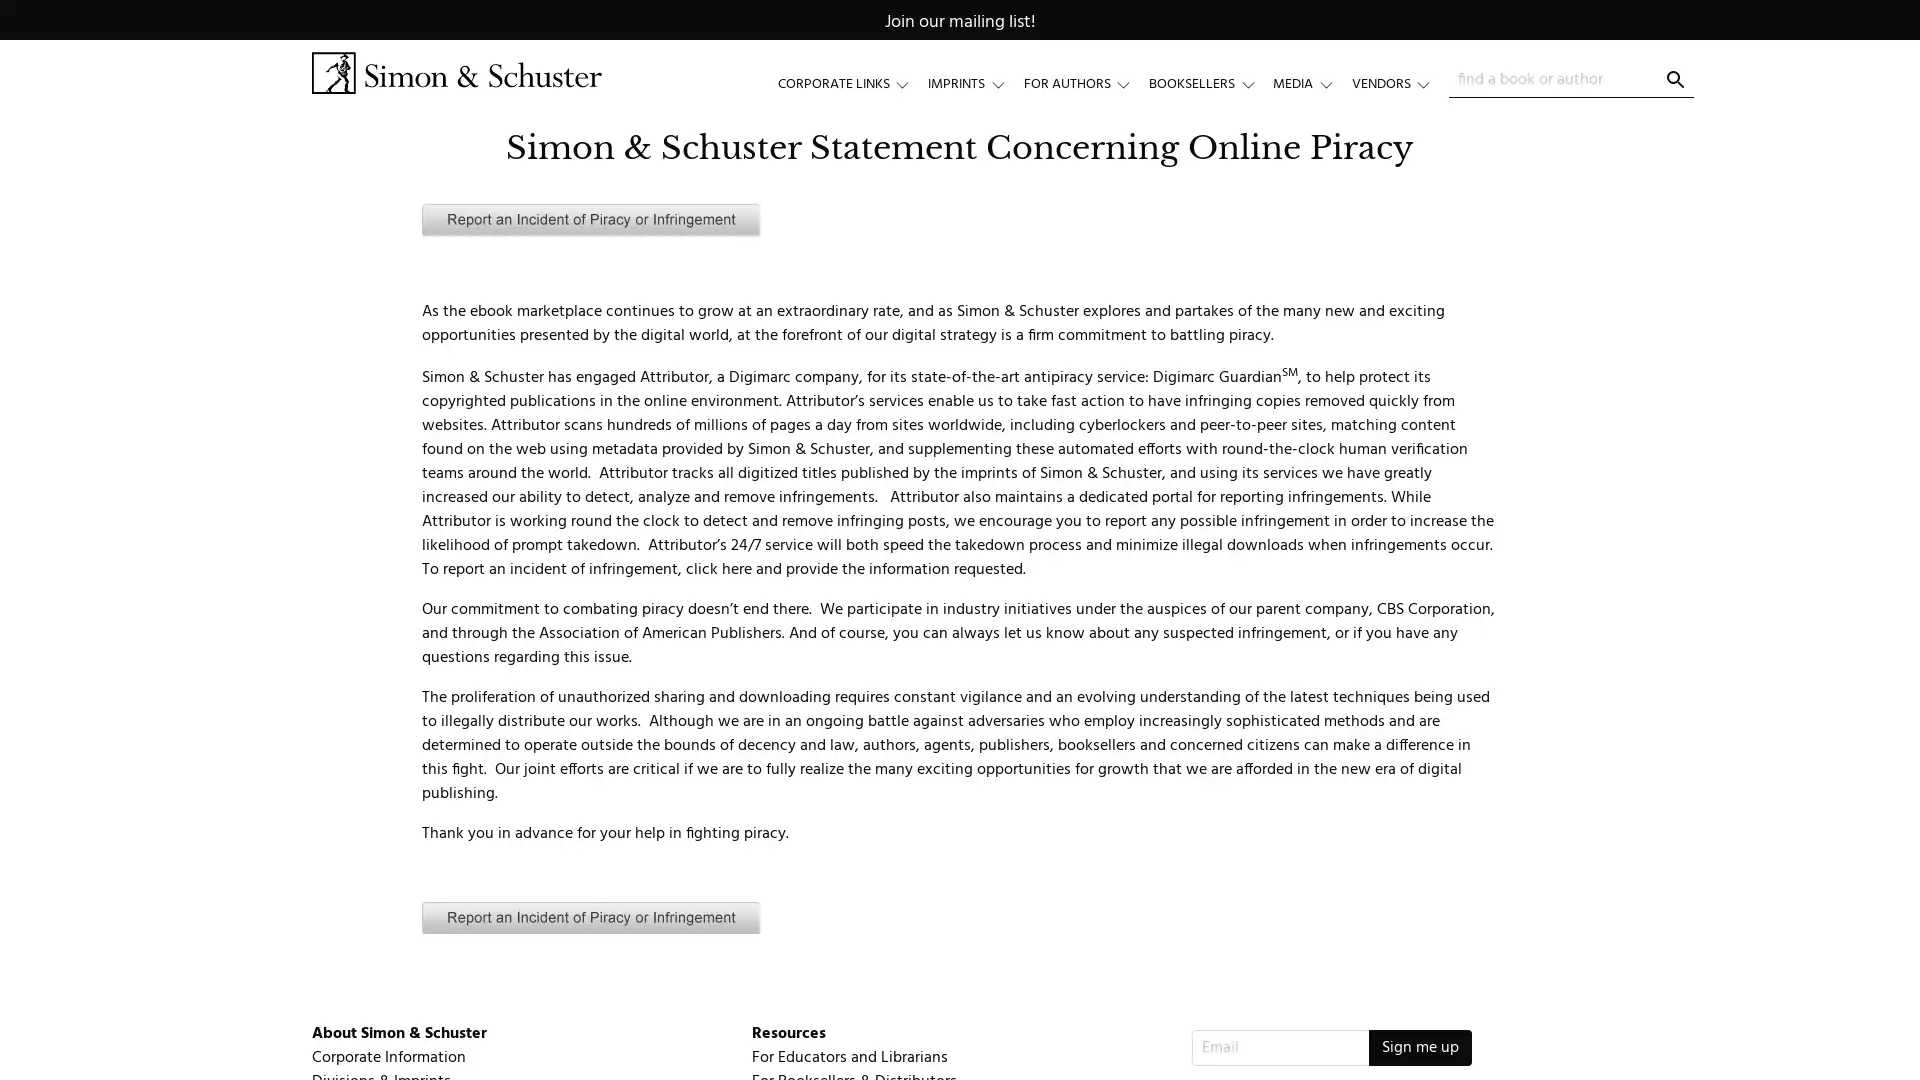 The image size is (1920, 1080). I want to click on FOR AUTHORS, so click(1084, 83).